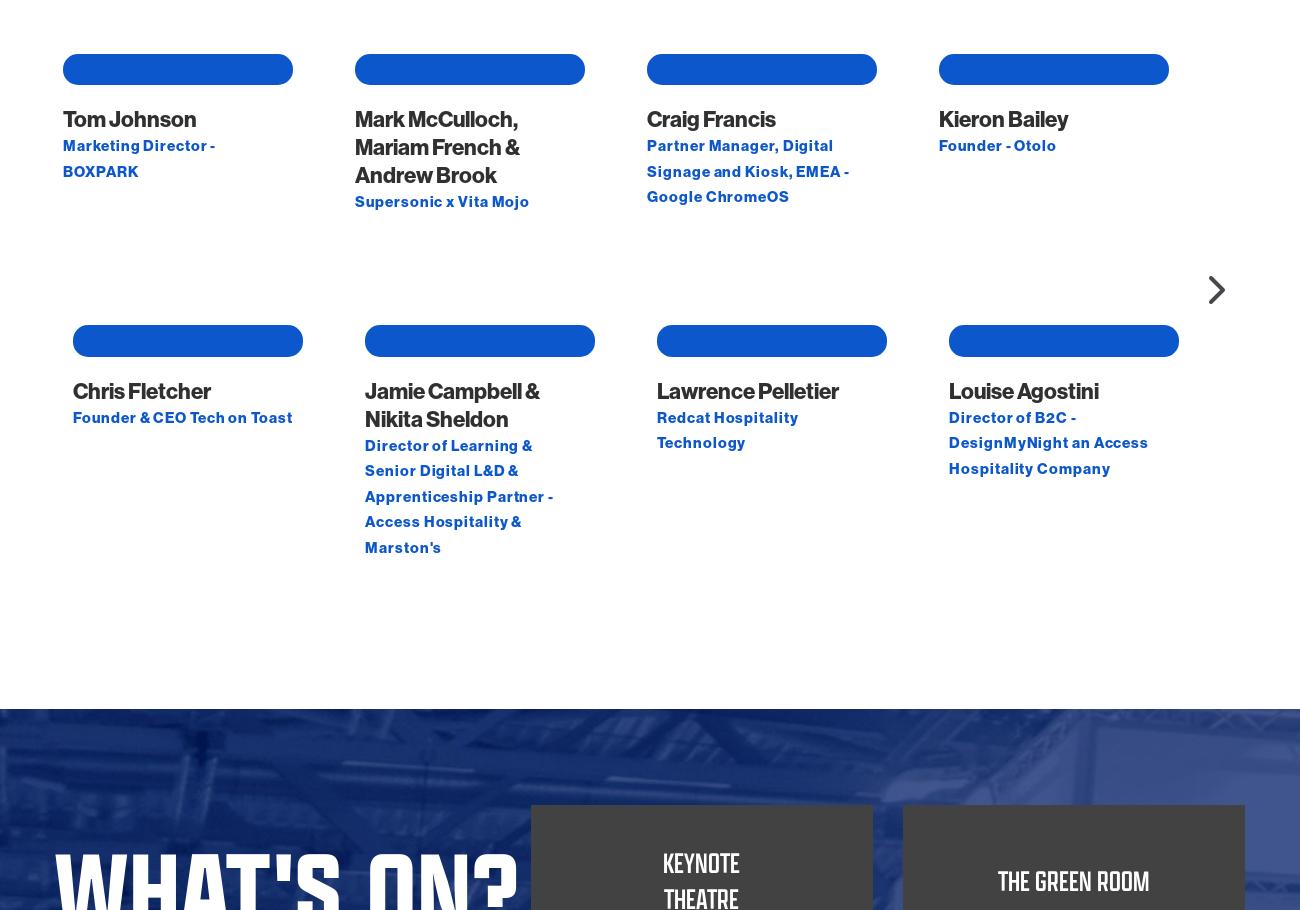  I want to click on 'Kieron Bailey', so click(1002, 119).